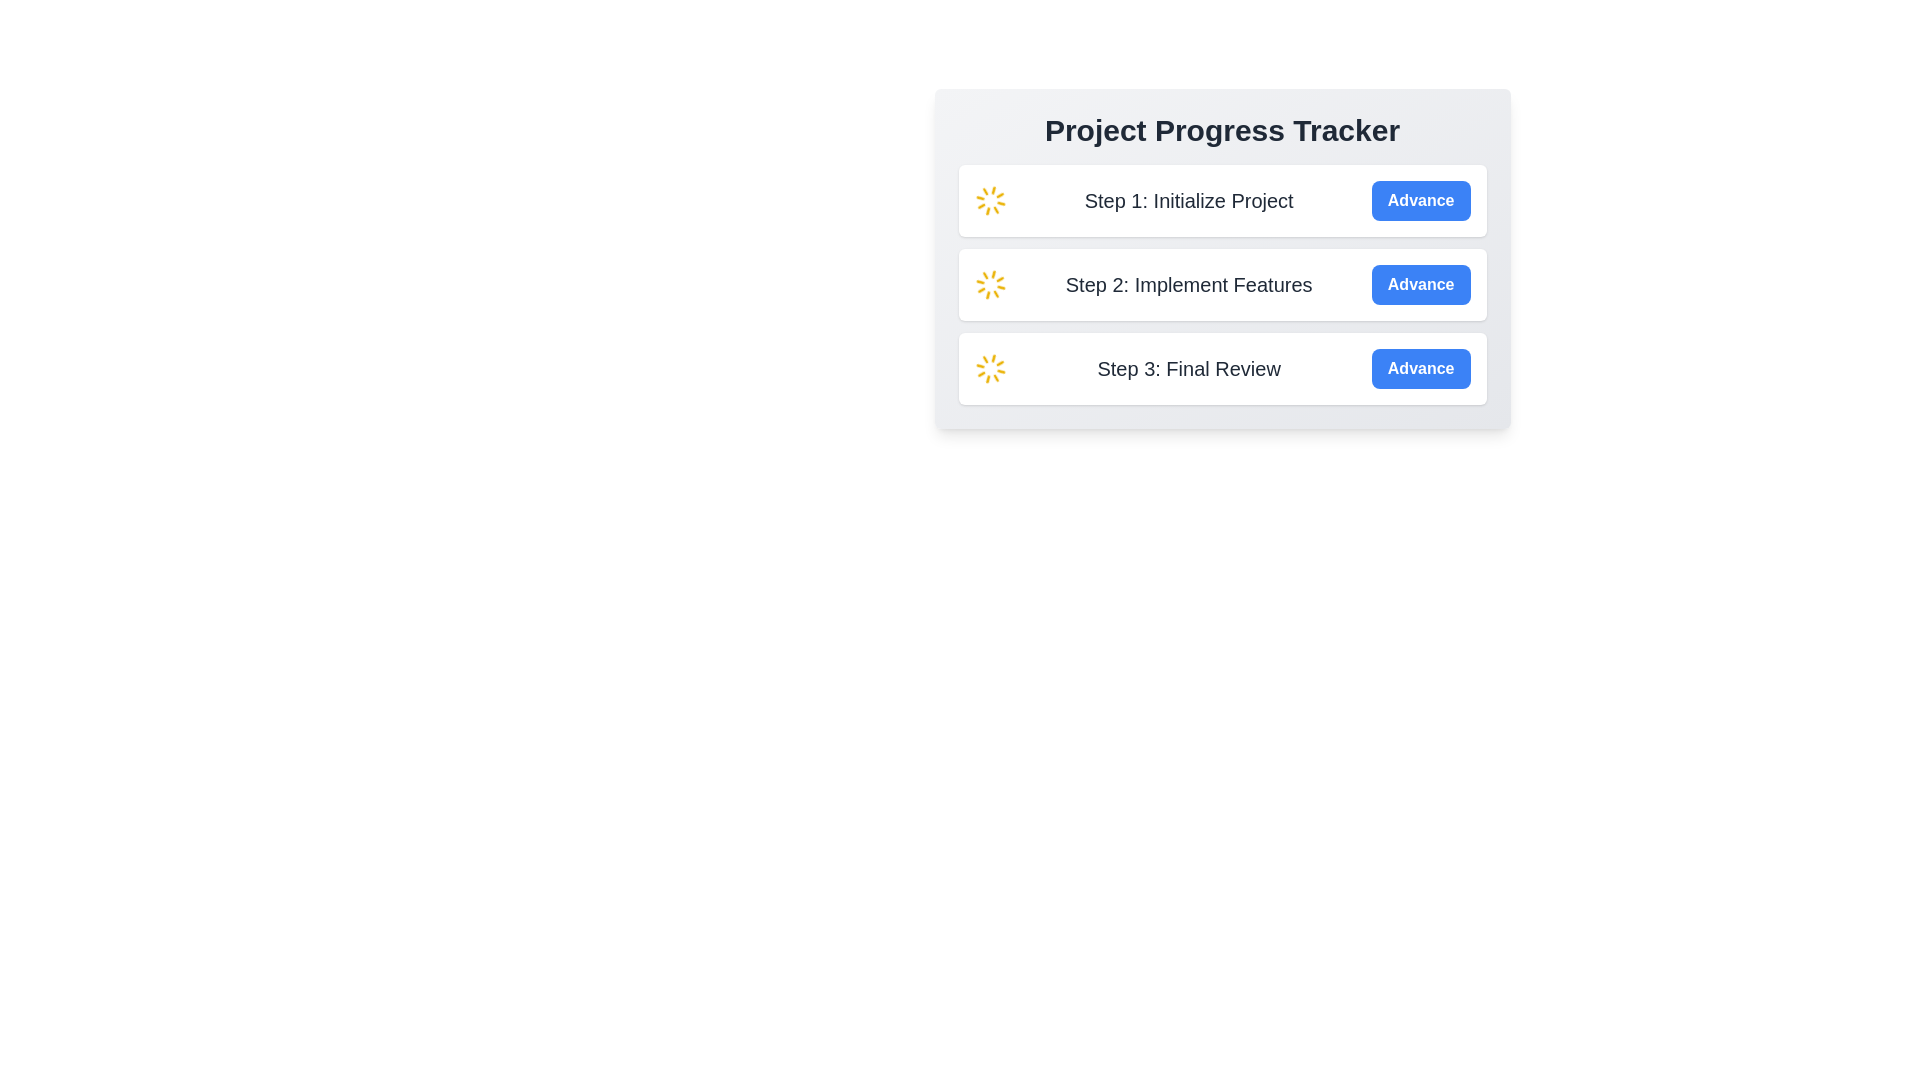 This screenshot has height=1080, width=1920. Describe the element at coordinates (1189, 200) in the screenshot. I see `the text label that reads 'Step 1: Initialize Project', which is styled with a medium, extra-large gray font and is positioned between a yellow spinning icon and a blue button labeled 'Advance'` at that location.